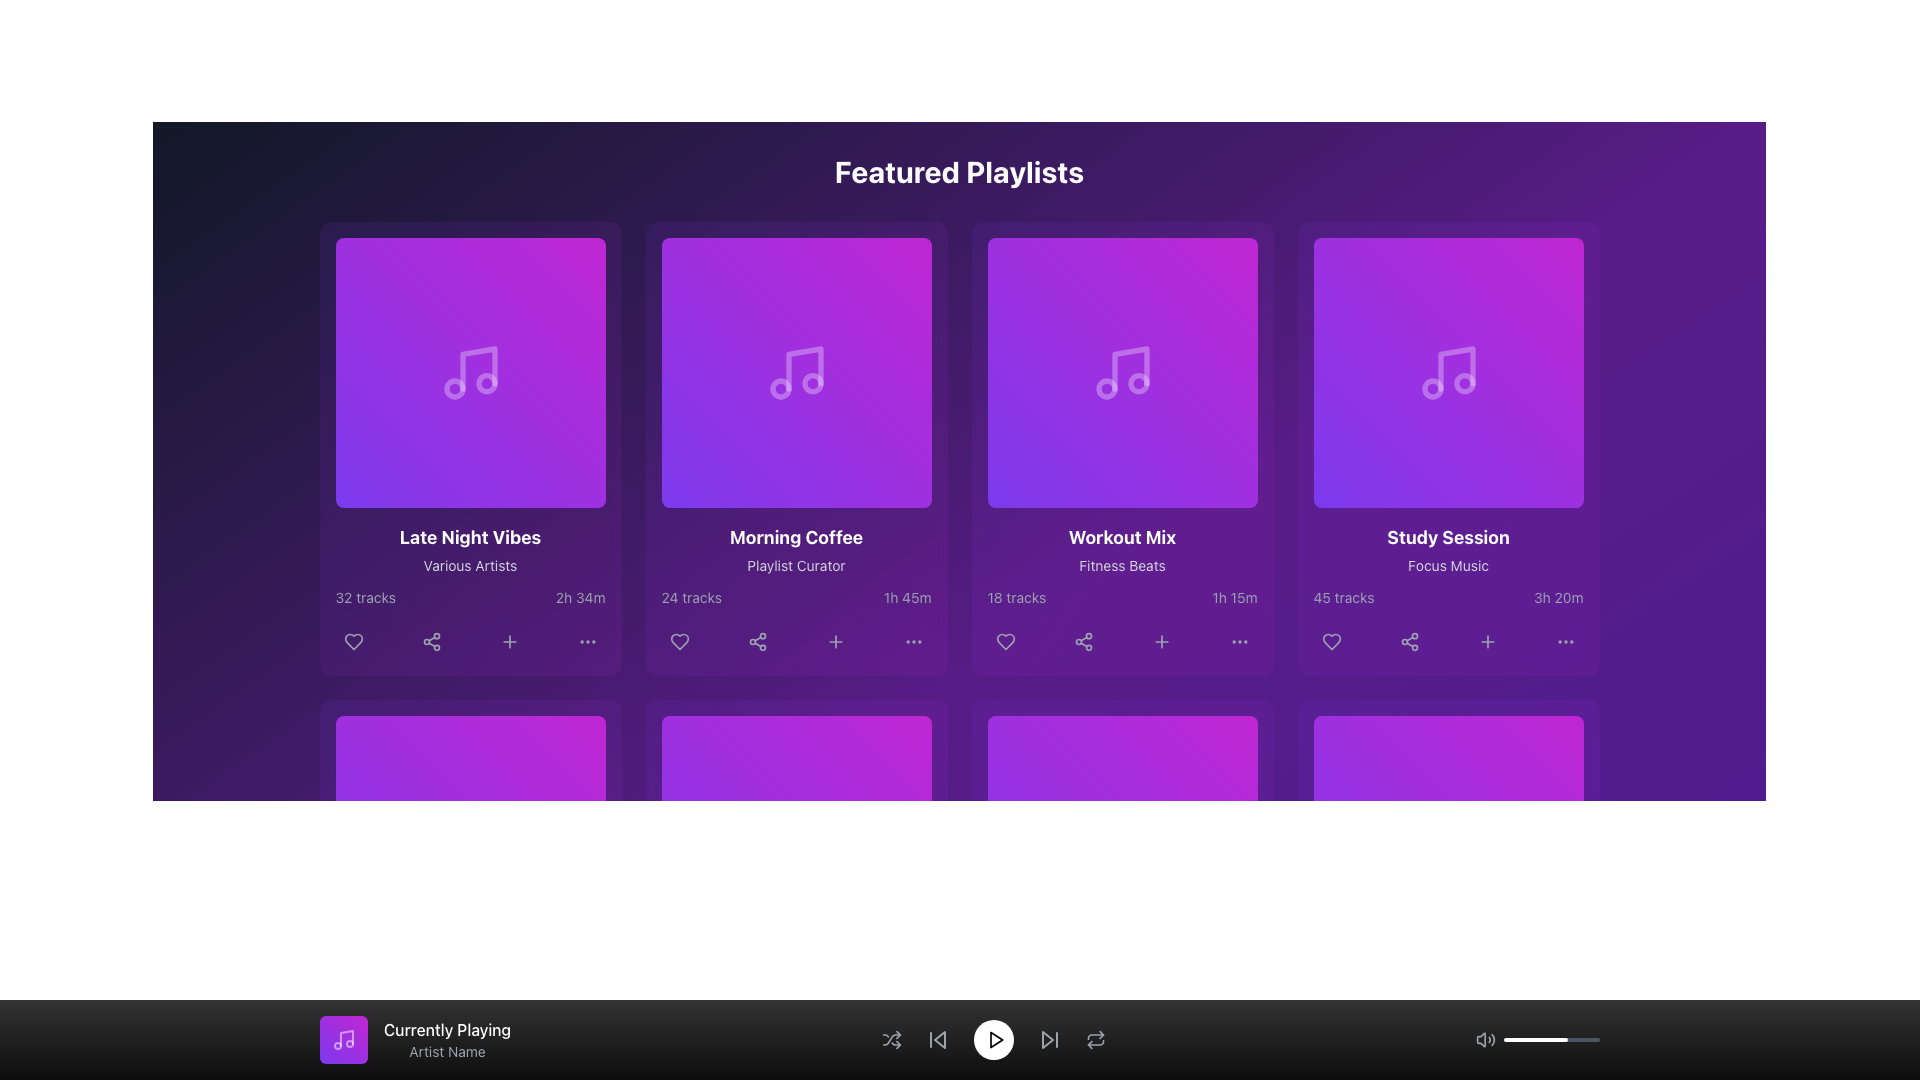 Image resolution: width=1920 pixels, height=1080 pixels. What do you see at coordinates (1451, 373) in the screenshot?
I see `the play icon located in the center of the 'Study Session' playlist card, which is overlaid on a musical note icon` at bounding box center [1451, 373].